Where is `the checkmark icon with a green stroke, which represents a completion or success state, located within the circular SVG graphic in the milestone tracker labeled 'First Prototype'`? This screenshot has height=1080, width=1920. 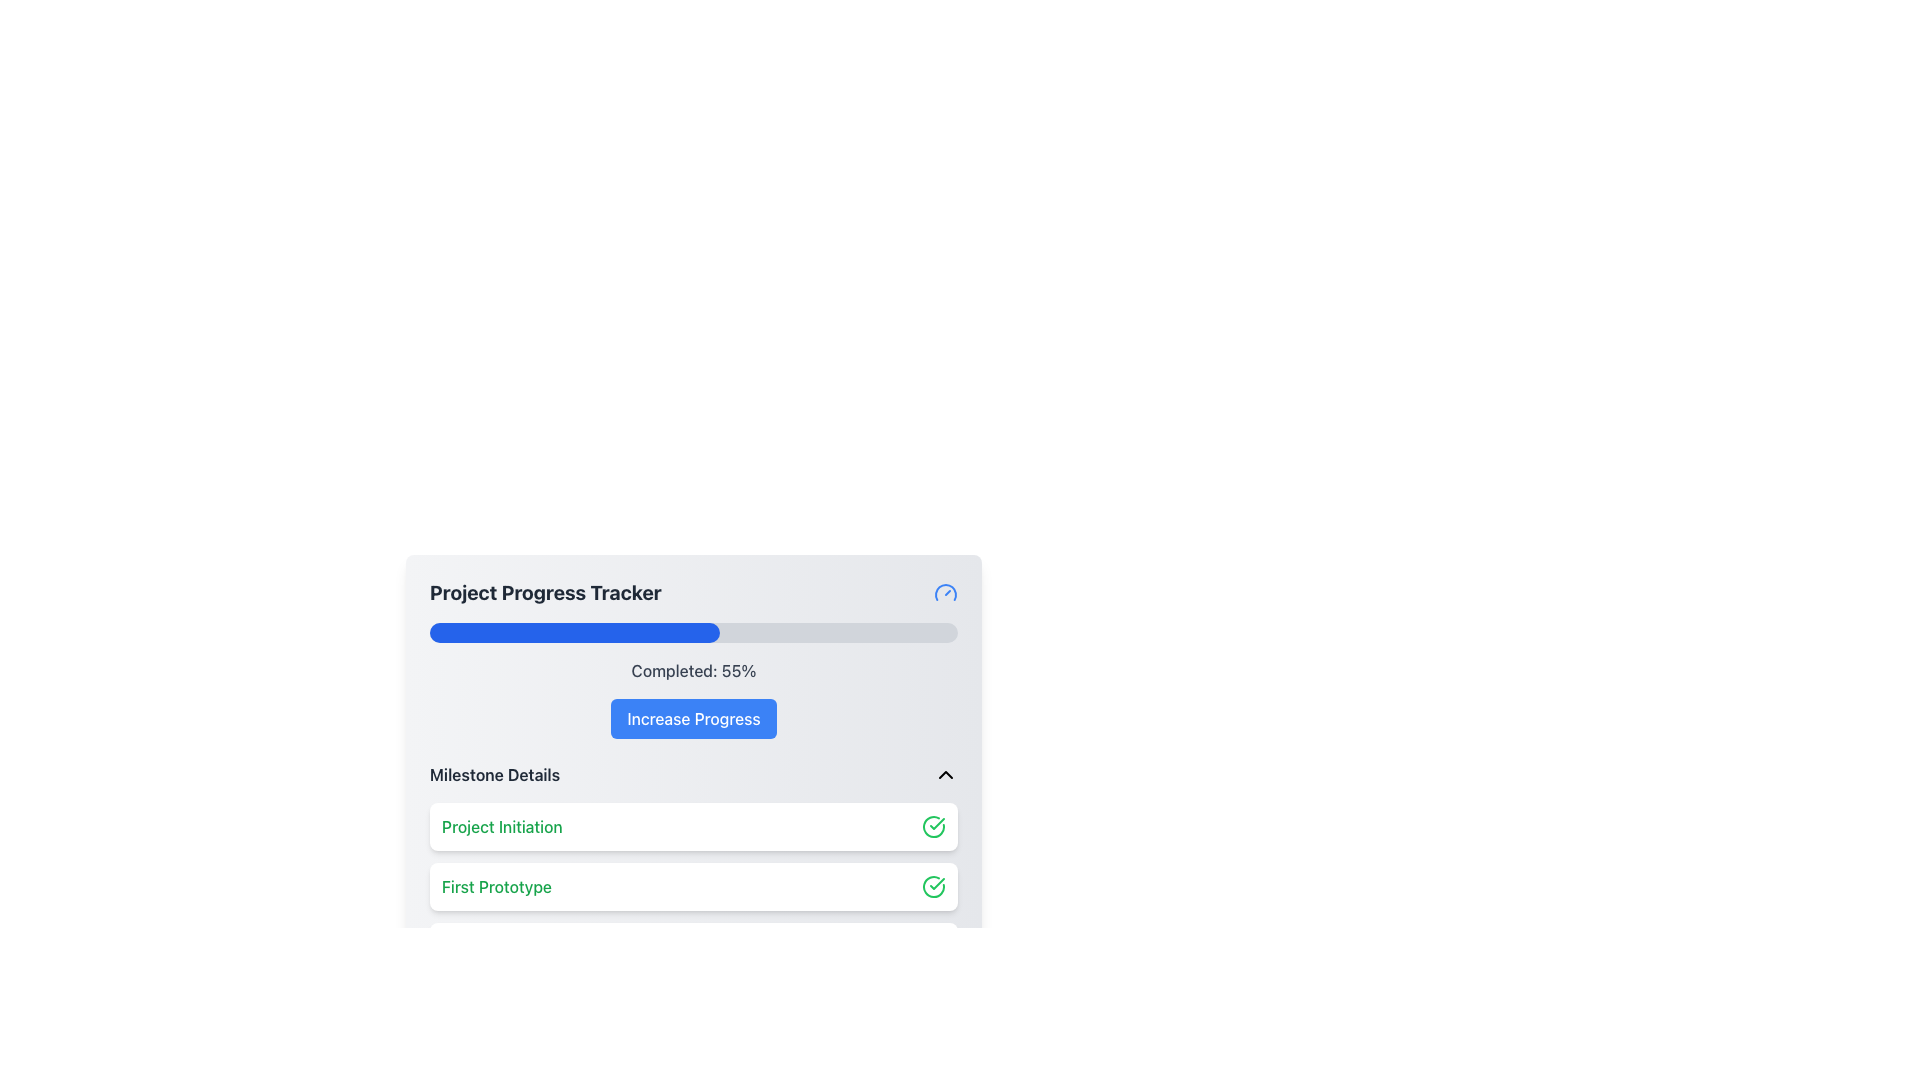 the checkmark icon with a green stroke, which represents a completion or success state, located within the circular SVG graphic in the milestone tracker labeled 'First Prototype' is located at coordinates (936, 824).